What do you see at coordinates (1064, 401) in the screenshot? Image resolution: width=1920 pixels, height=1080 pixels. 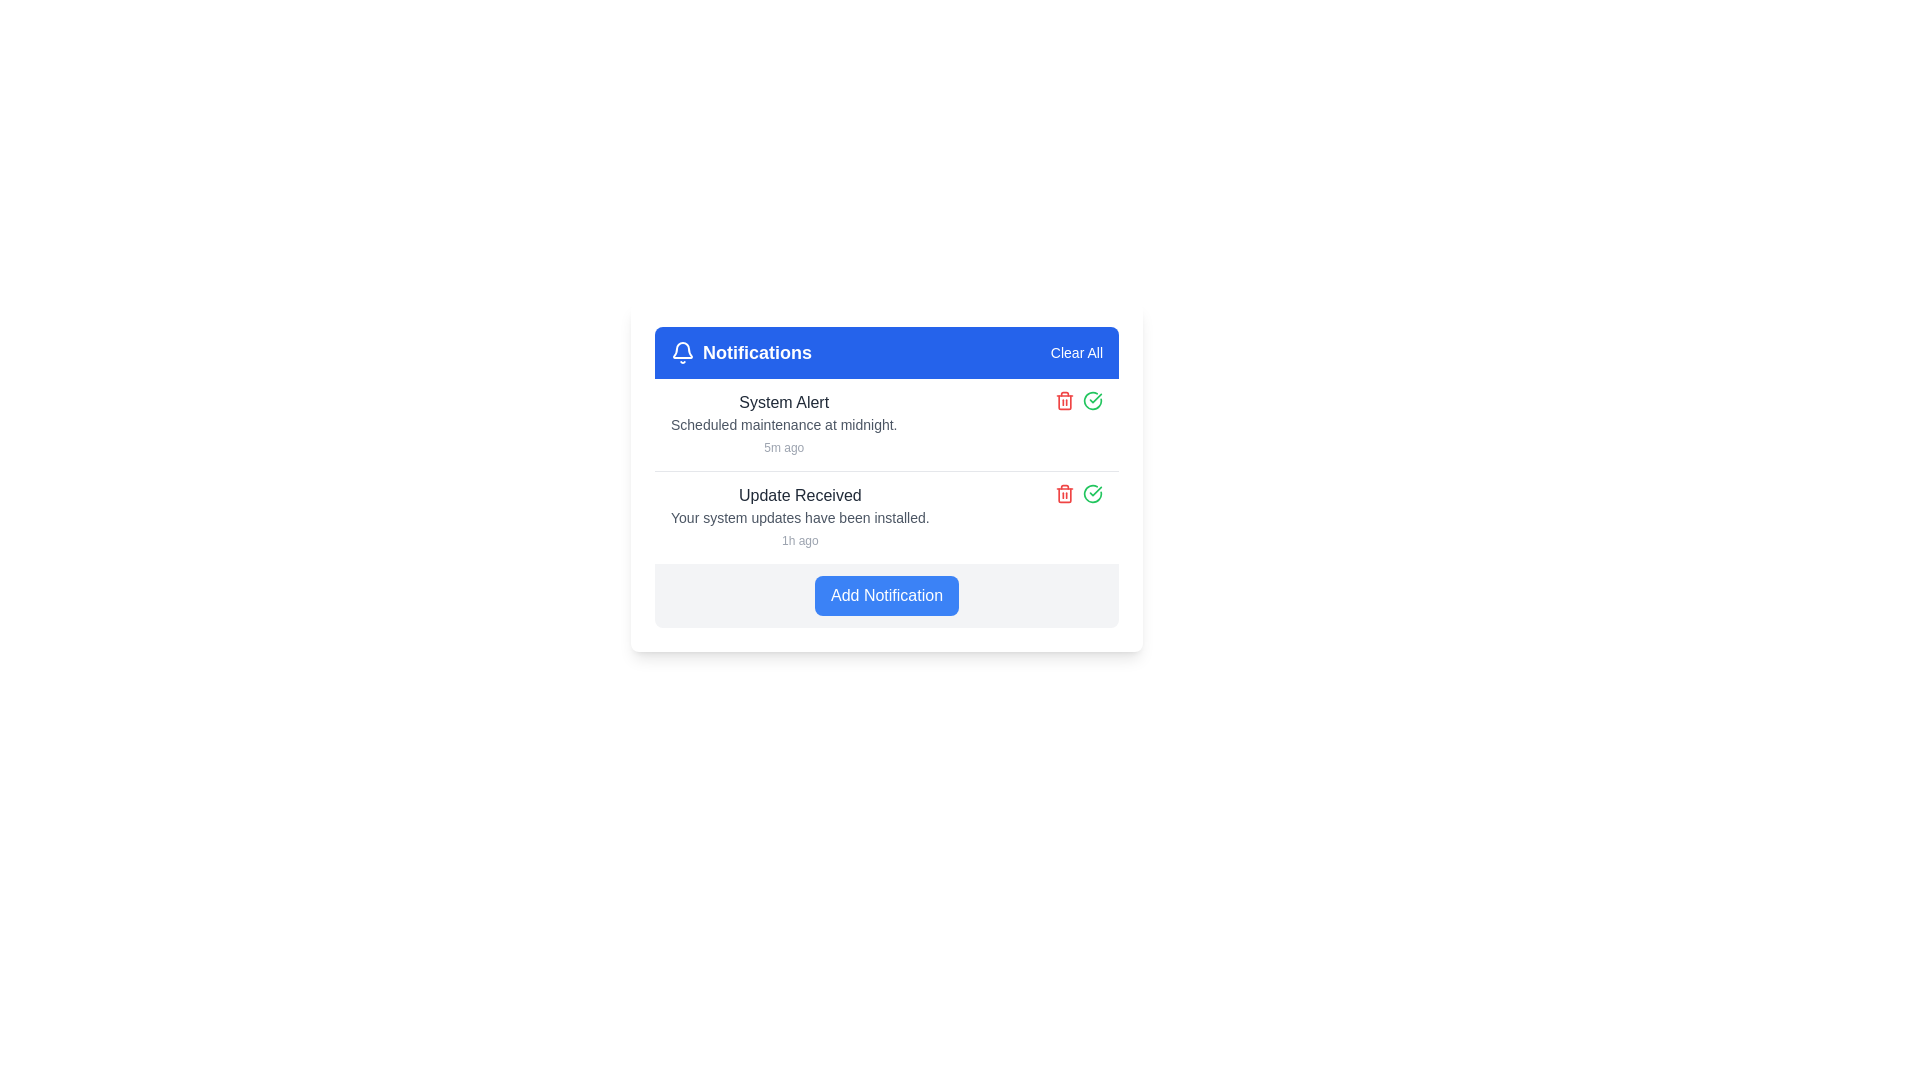 I see `the red trash bin icon button located on the right side of the second notification entry ('Your system updates have been installed.')` at bounding box center [1064, 401].